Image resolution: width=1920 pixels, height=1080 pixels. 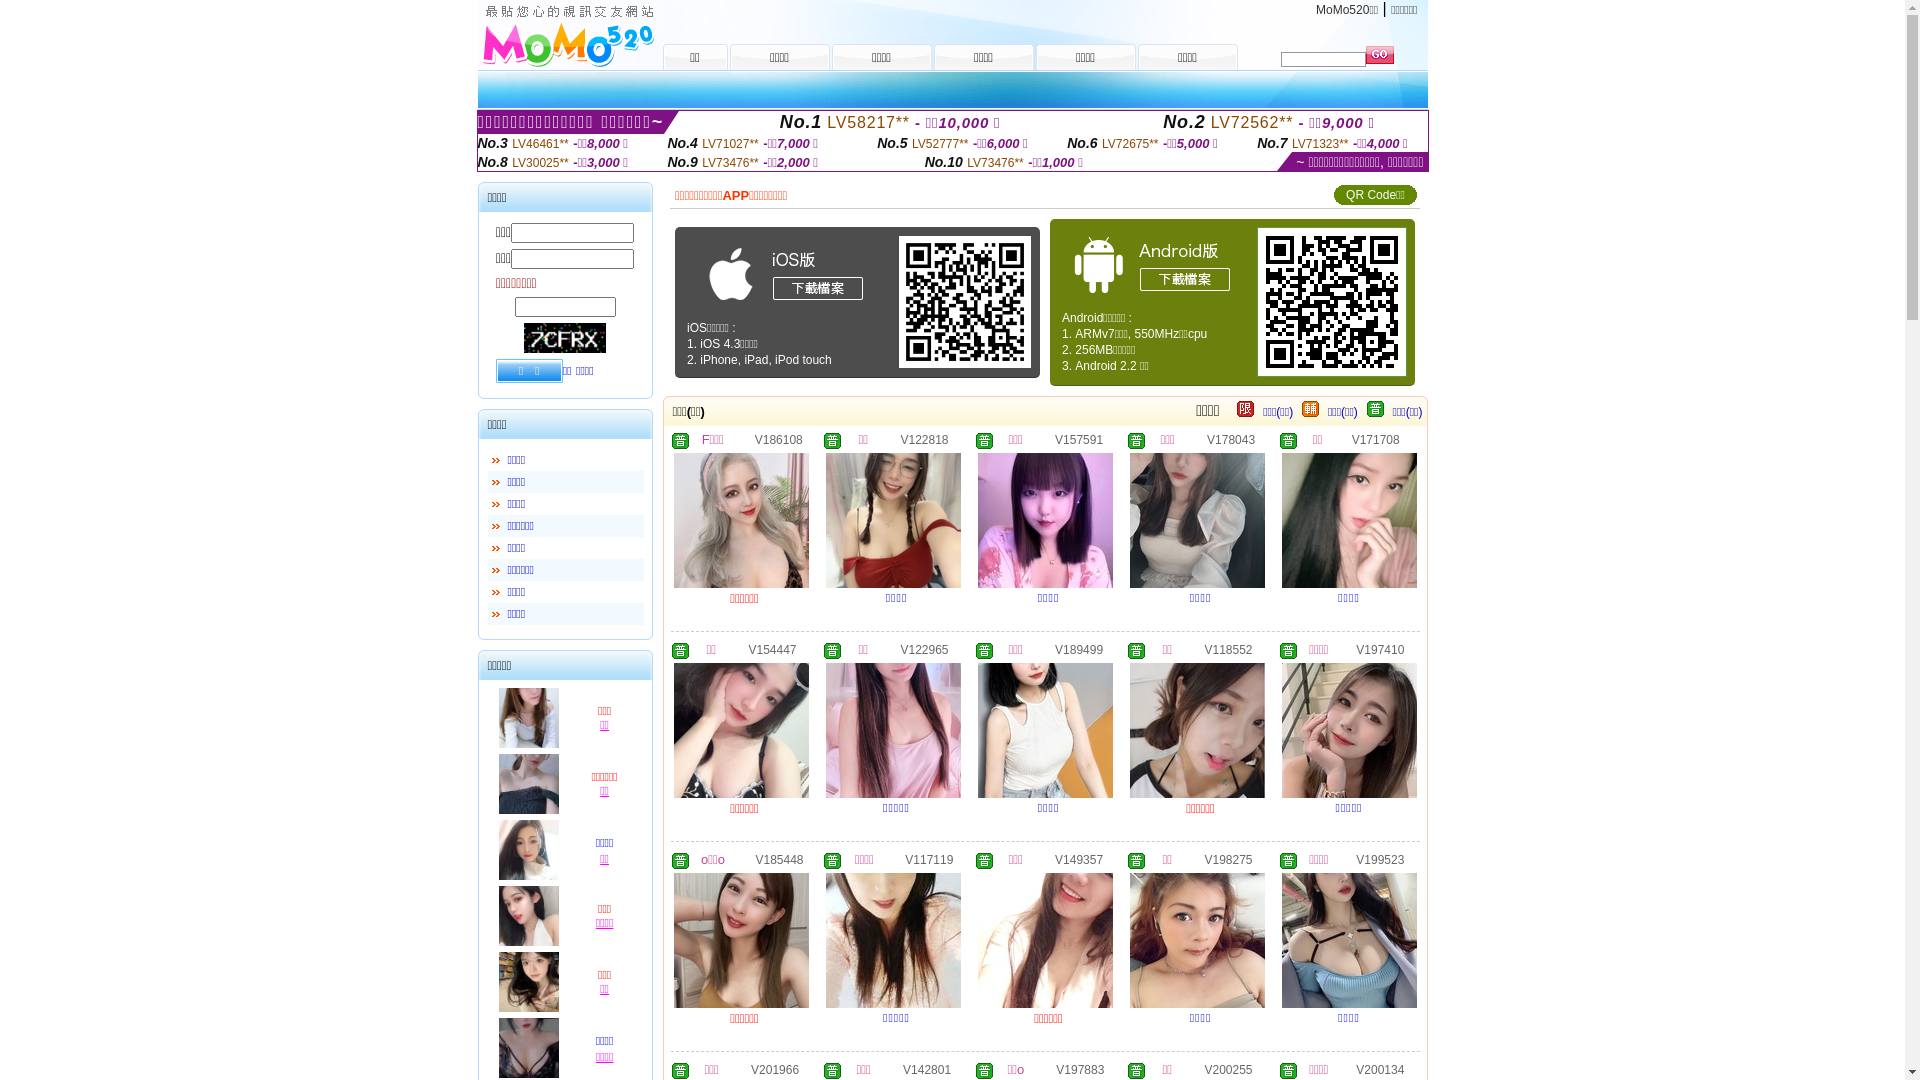 I want to click on 'V186108', so click(x=777, y=438).